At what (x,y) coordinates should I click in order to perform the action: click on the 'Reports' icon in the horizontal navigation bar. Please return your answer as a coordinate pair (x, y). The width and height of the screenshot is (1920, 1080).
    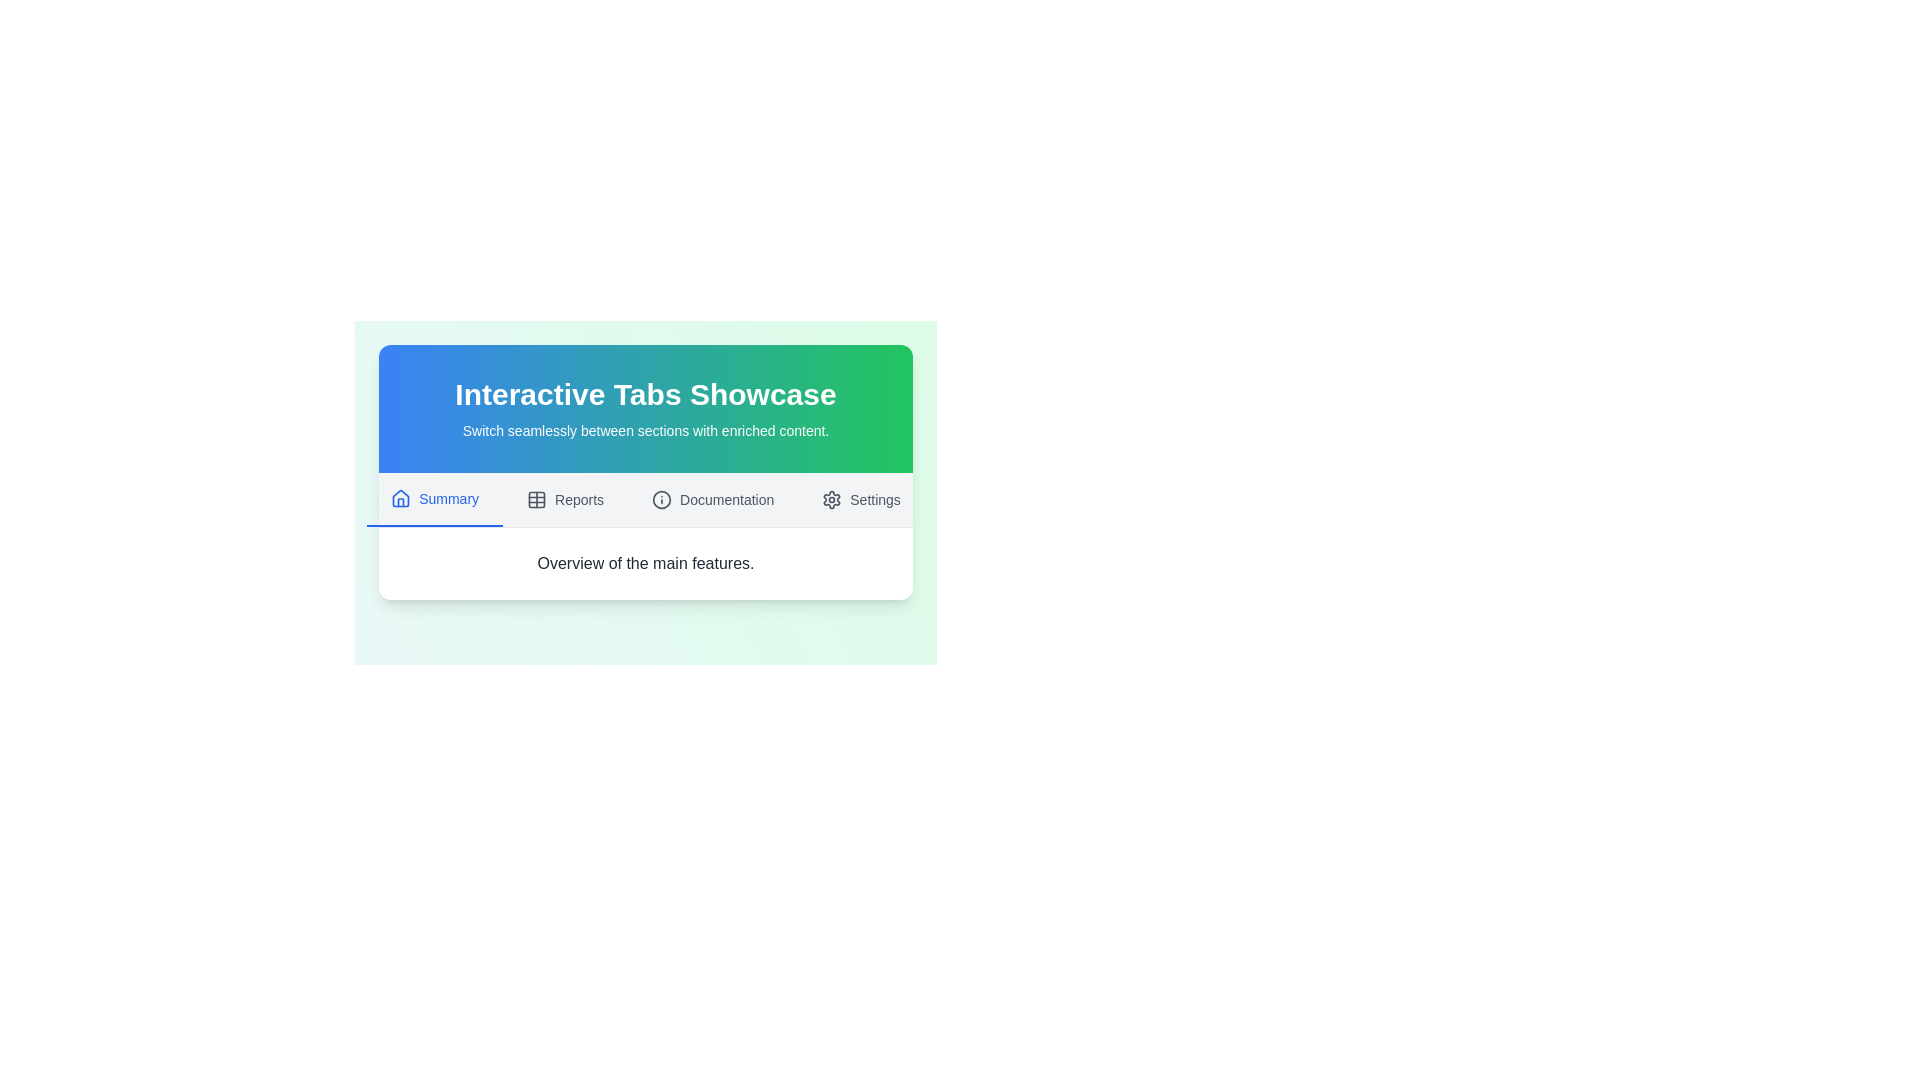
    Looking at the image, I should click on (537, 499).